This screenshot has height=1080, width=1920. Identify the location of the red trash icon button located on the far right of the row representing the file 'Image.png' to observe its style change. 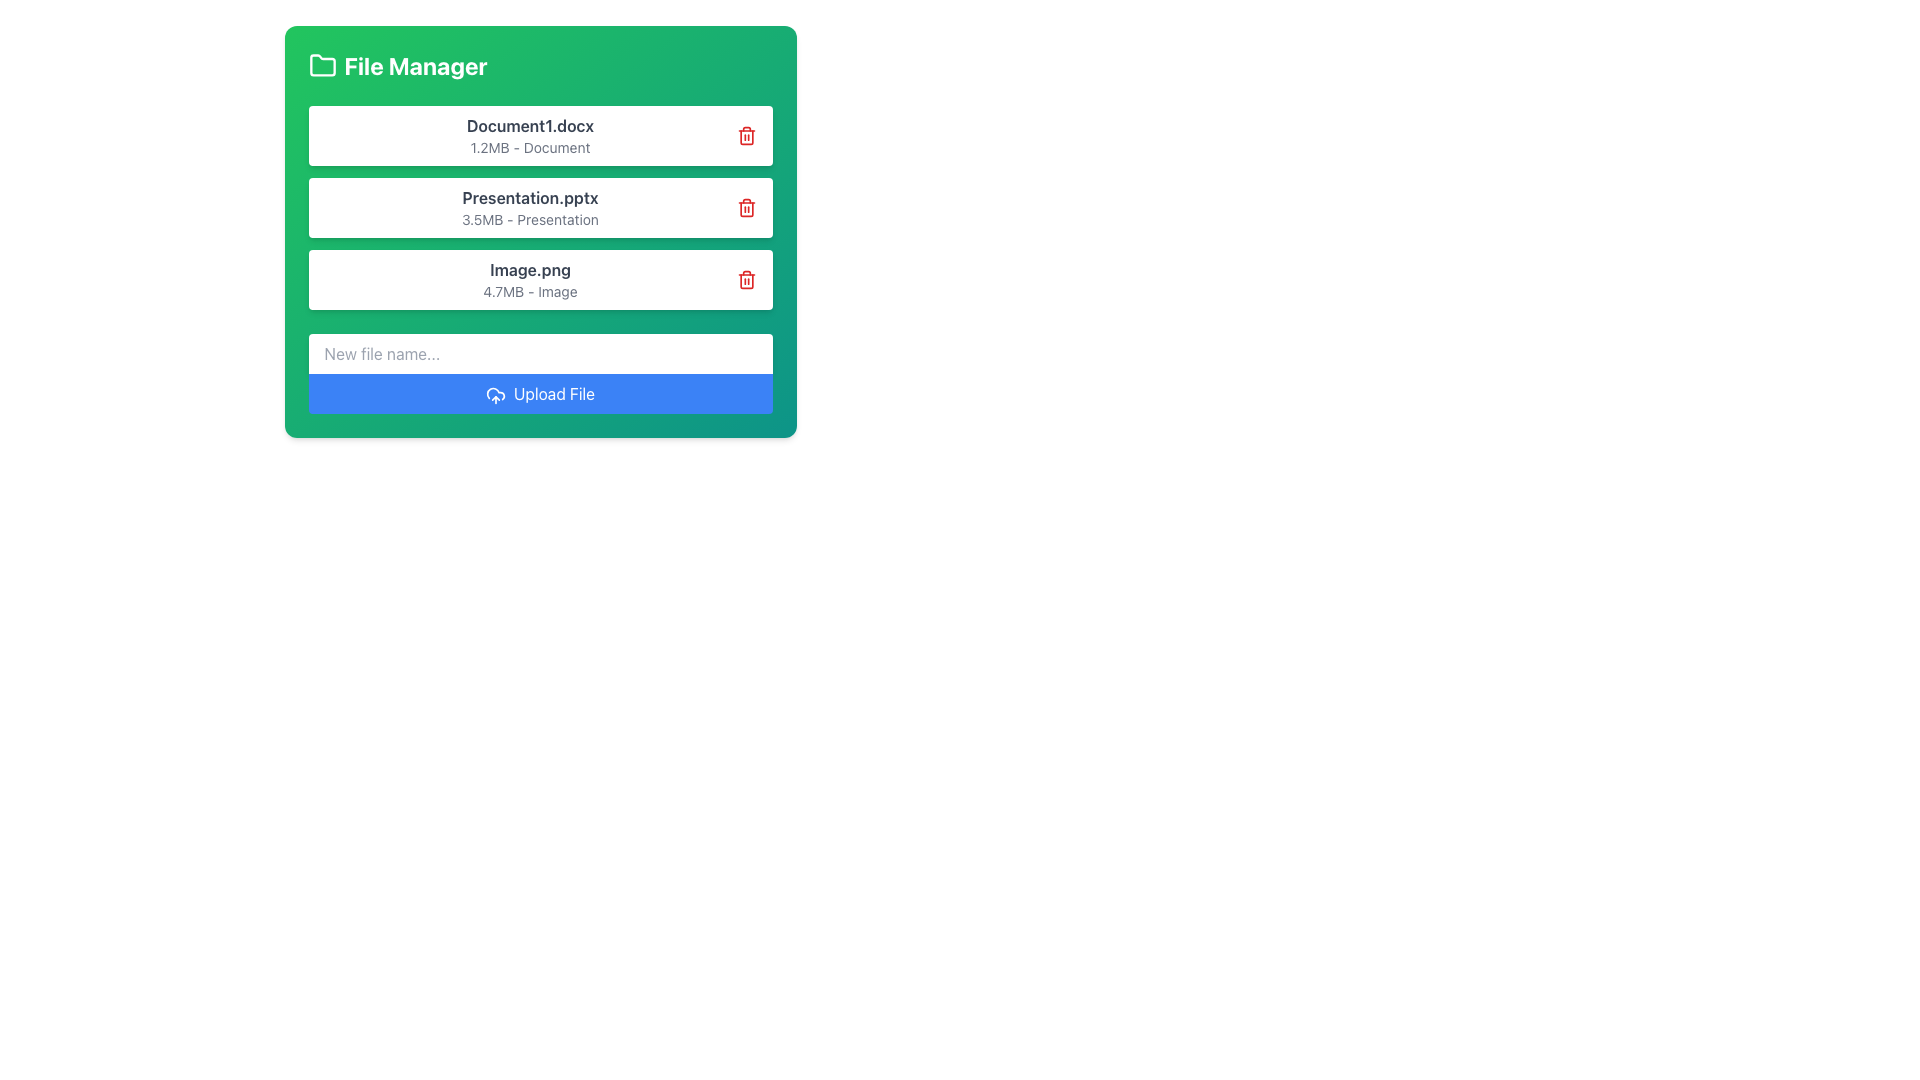
(745, 280).